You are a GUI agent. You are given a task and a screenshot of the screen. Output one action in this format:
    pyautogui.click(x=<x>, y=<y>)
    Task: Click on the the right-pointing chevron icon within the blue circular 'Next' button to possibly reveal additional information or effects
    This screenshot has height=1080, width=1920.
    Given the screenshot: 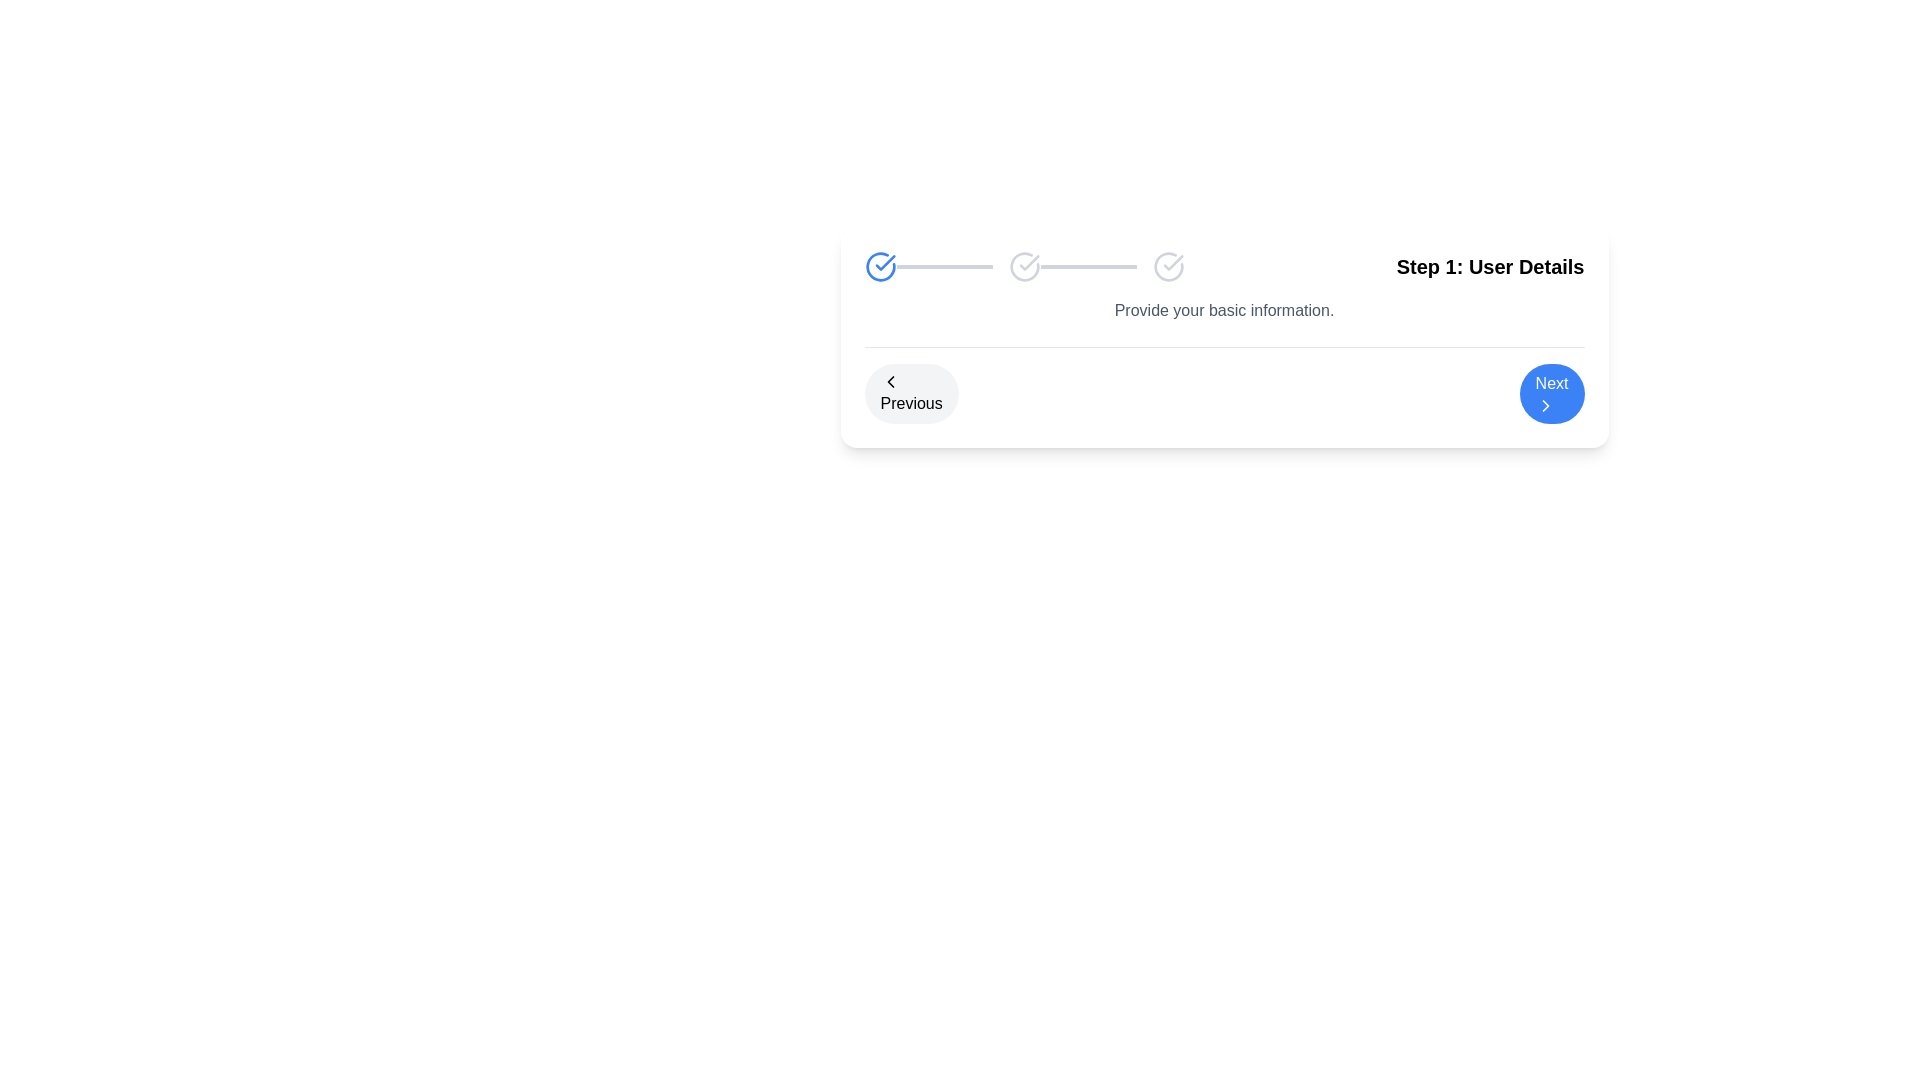 What is the action you would take?
    pyautogui.click(x=1544, y=405)
    